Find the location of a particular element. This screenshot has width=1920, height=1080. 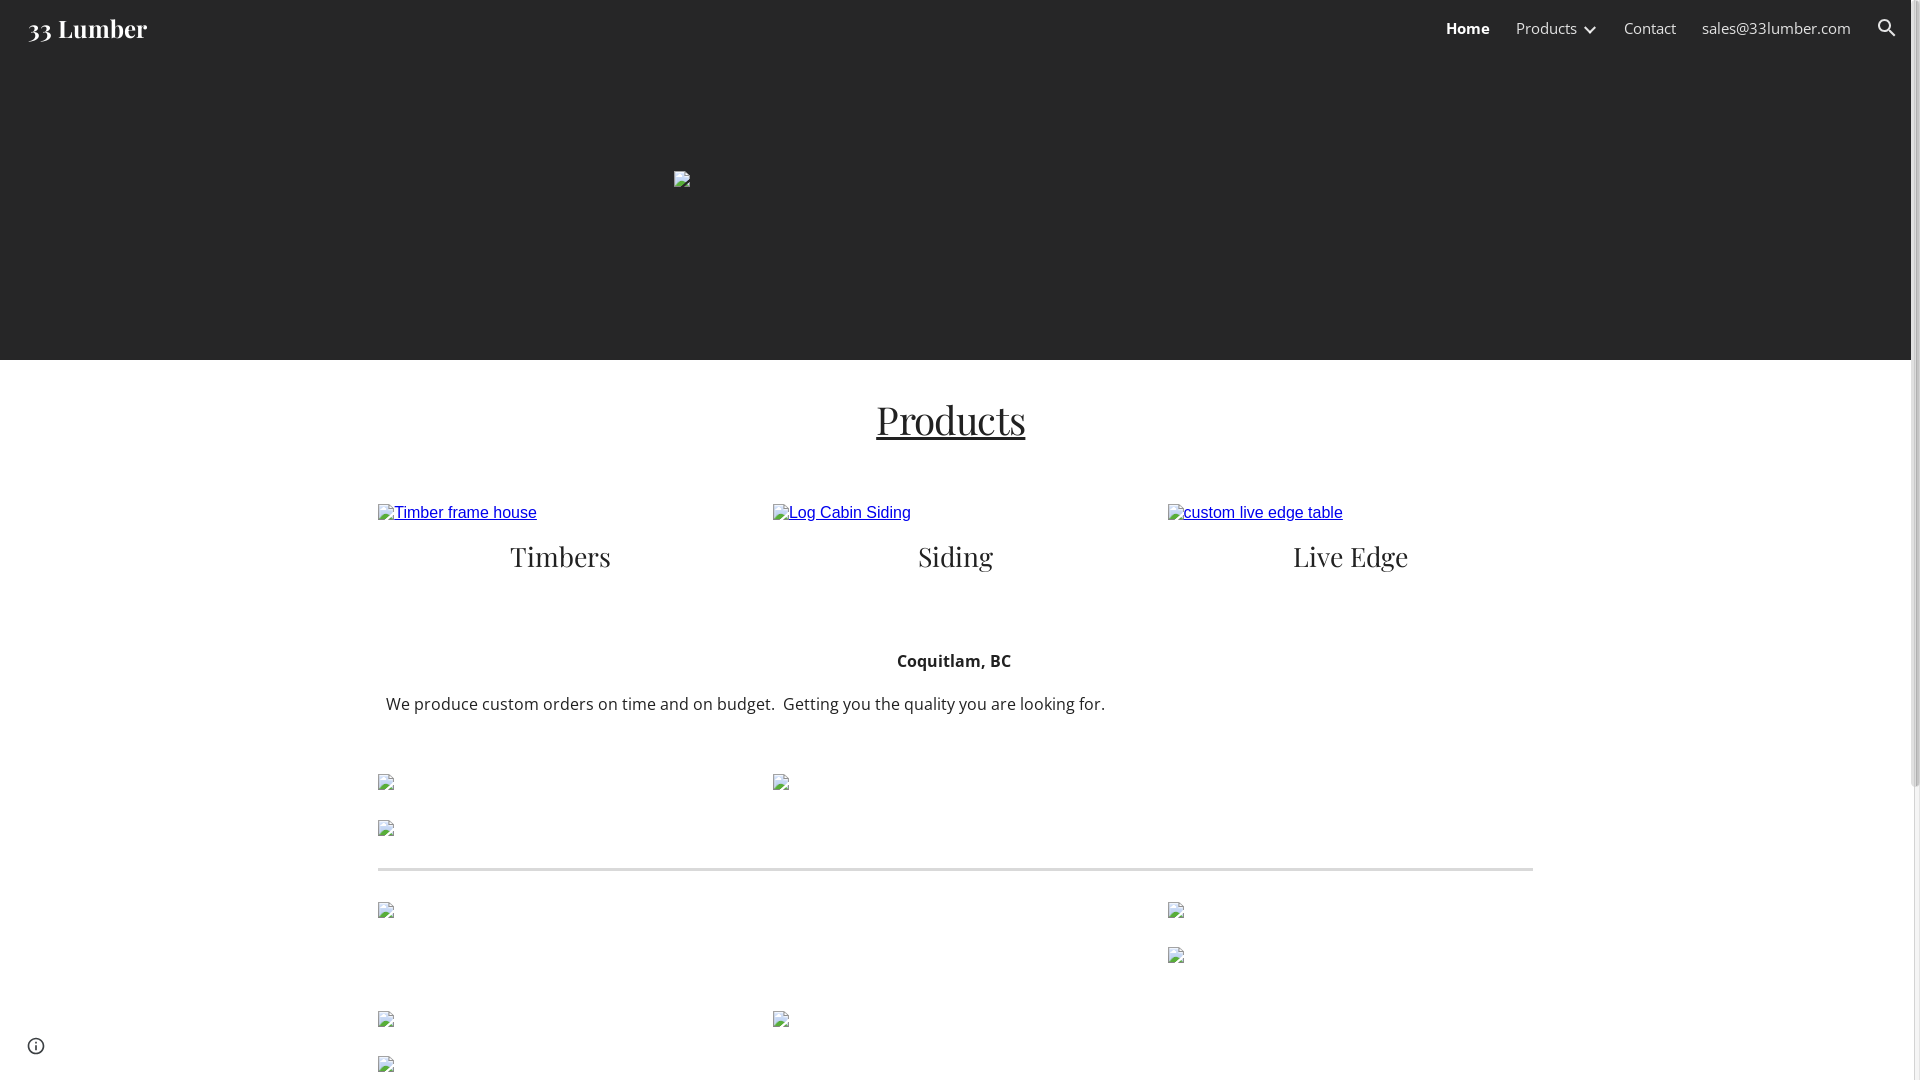

'Home' is located at coordinates (1468, 27).